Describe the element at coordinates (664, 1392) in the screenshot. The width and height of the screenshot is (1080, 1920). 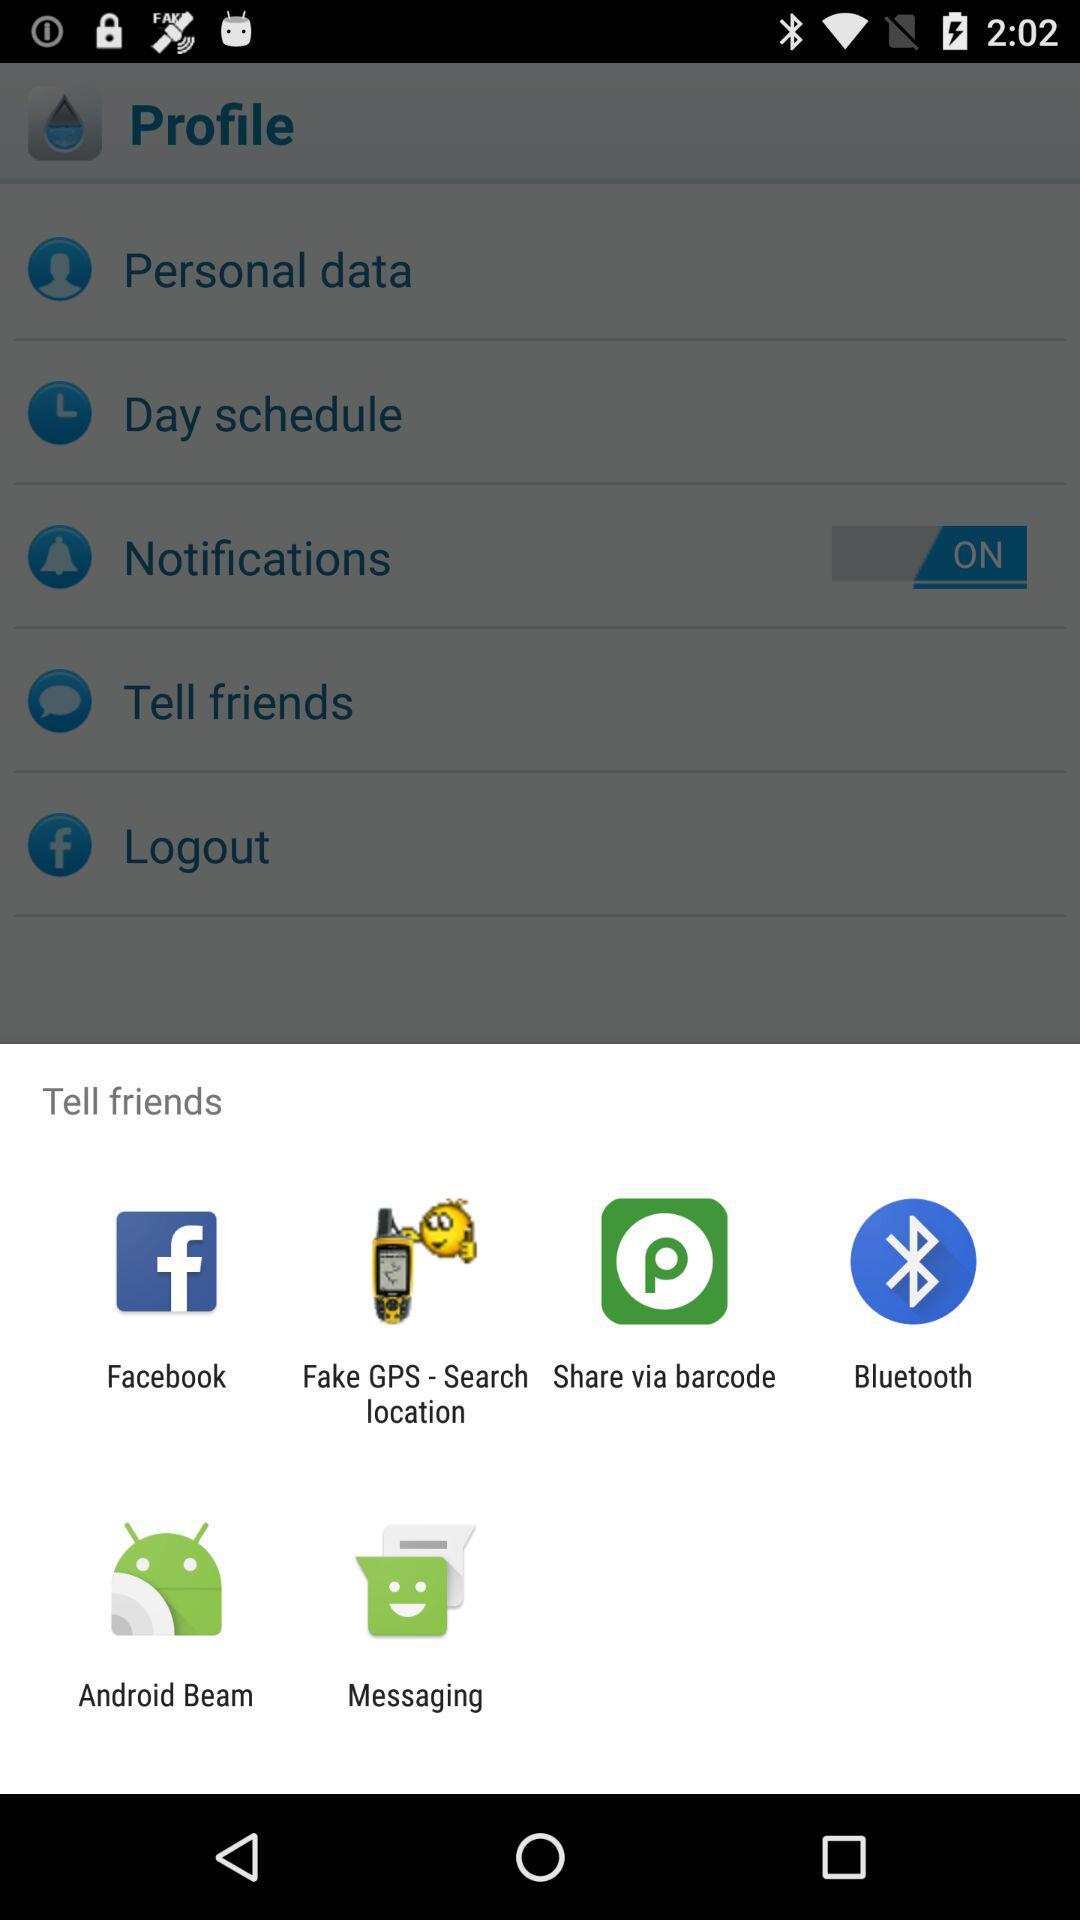
I see `app to the right of fake gps search item` at that location.